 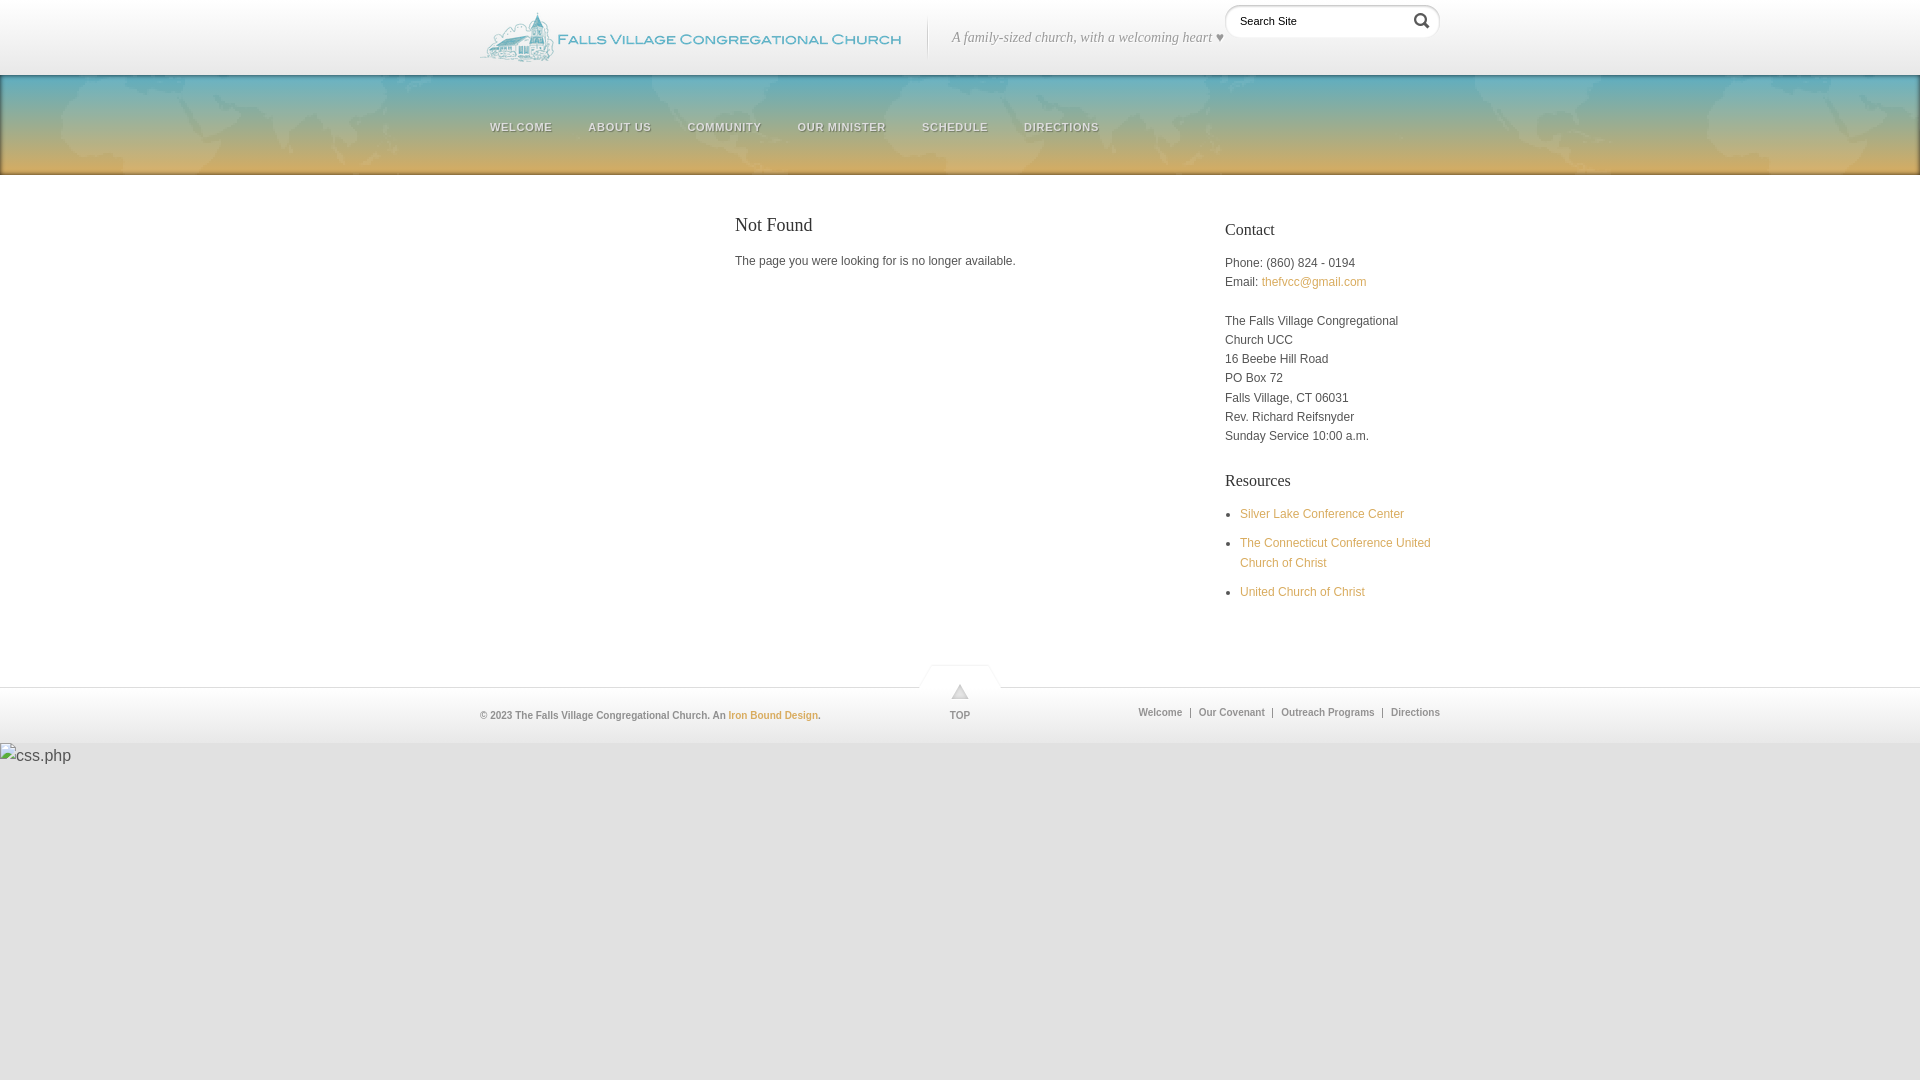 I want to click on 'SCHEDULE', so click(x=954, y=127).